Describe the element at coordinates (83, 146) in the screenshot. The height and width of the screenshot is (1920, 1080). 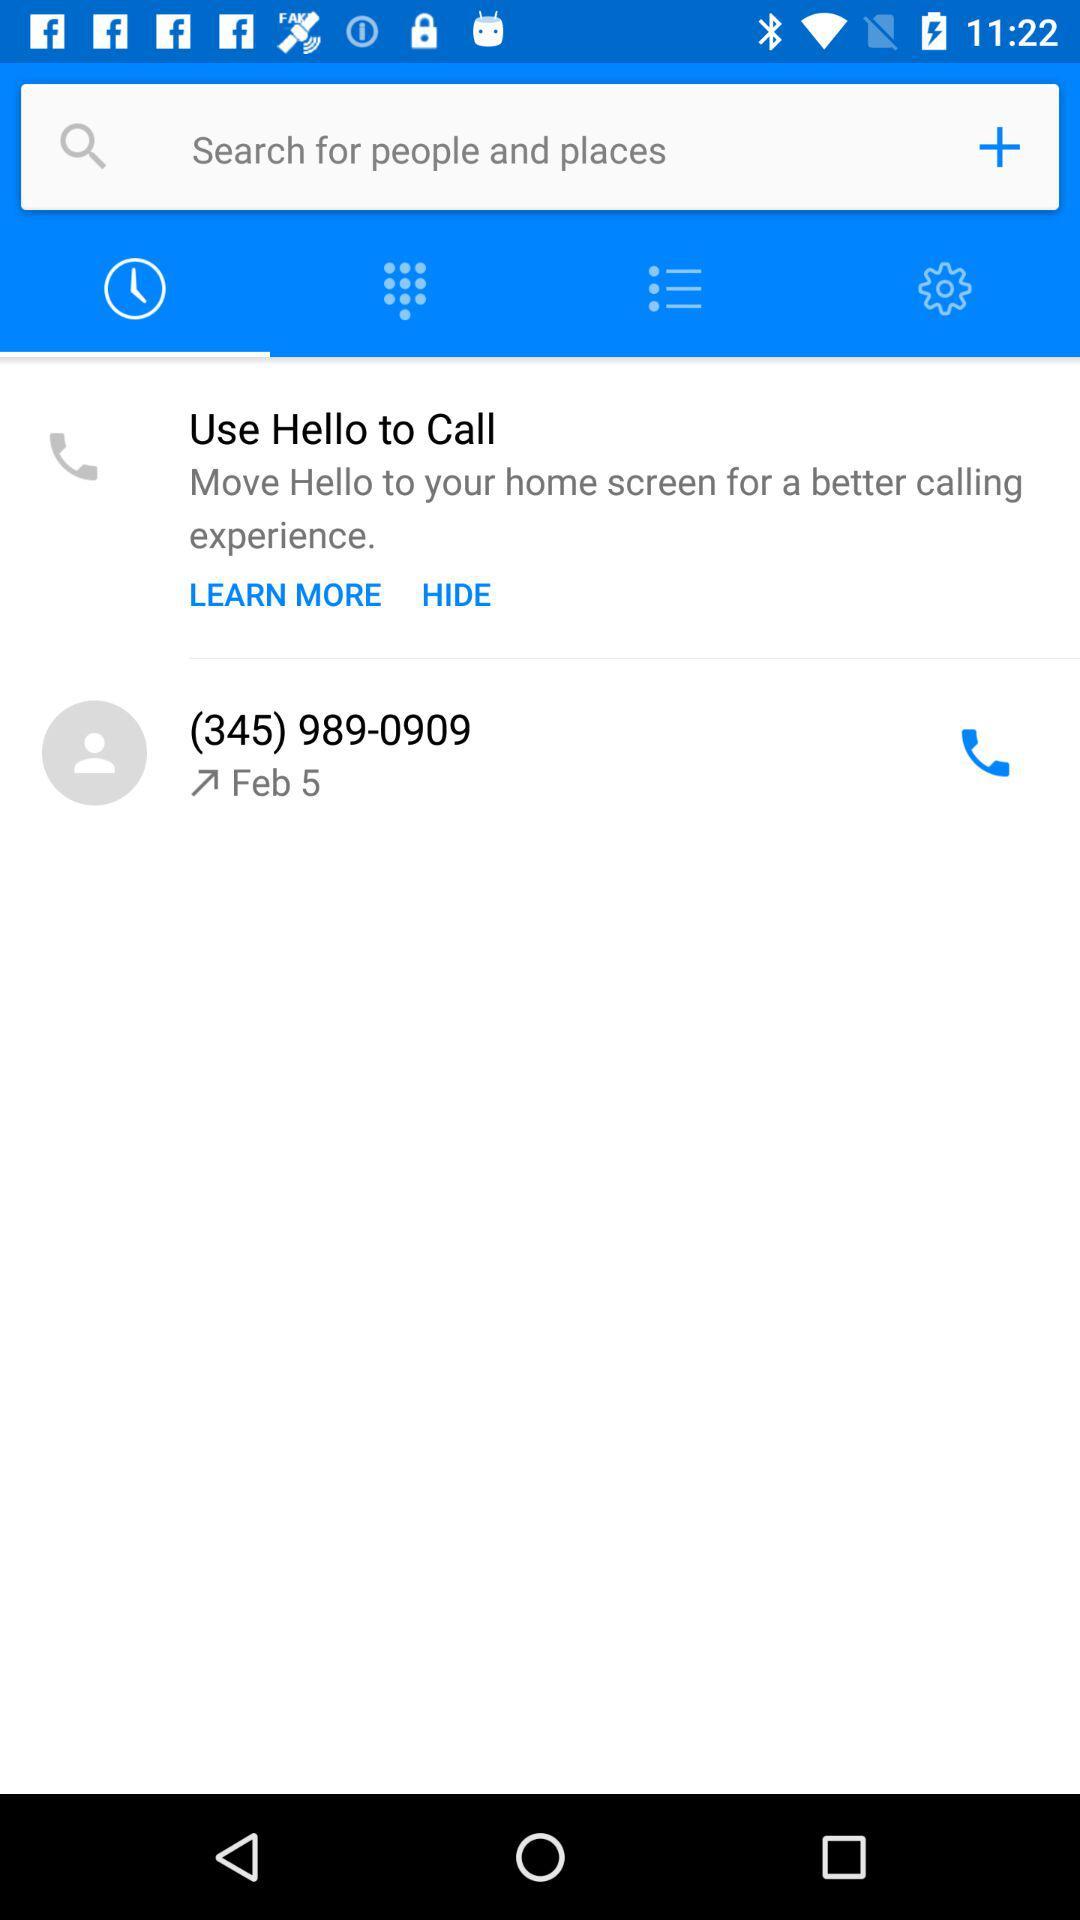
I see `search for people and places` at that location.